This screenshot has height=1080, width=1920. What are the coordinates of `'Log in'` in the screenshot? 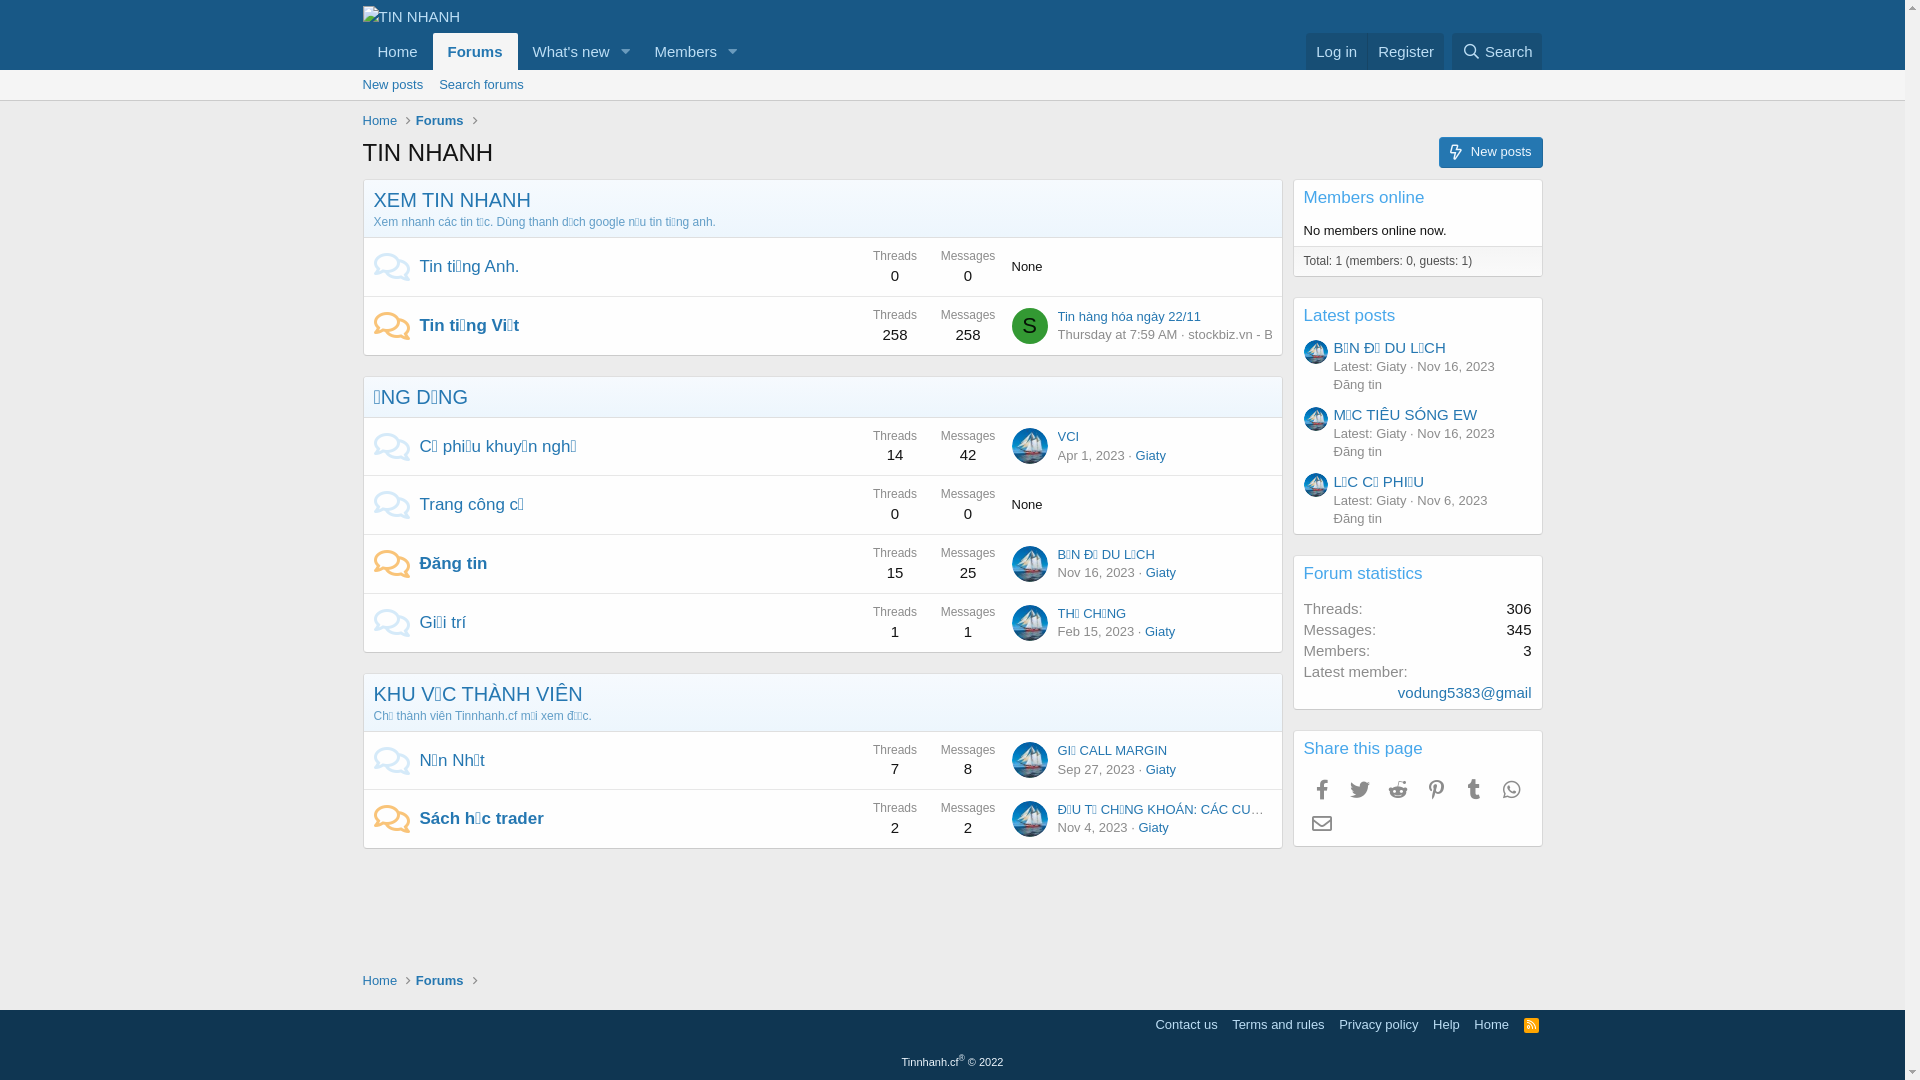 It's located at (1336, 50).